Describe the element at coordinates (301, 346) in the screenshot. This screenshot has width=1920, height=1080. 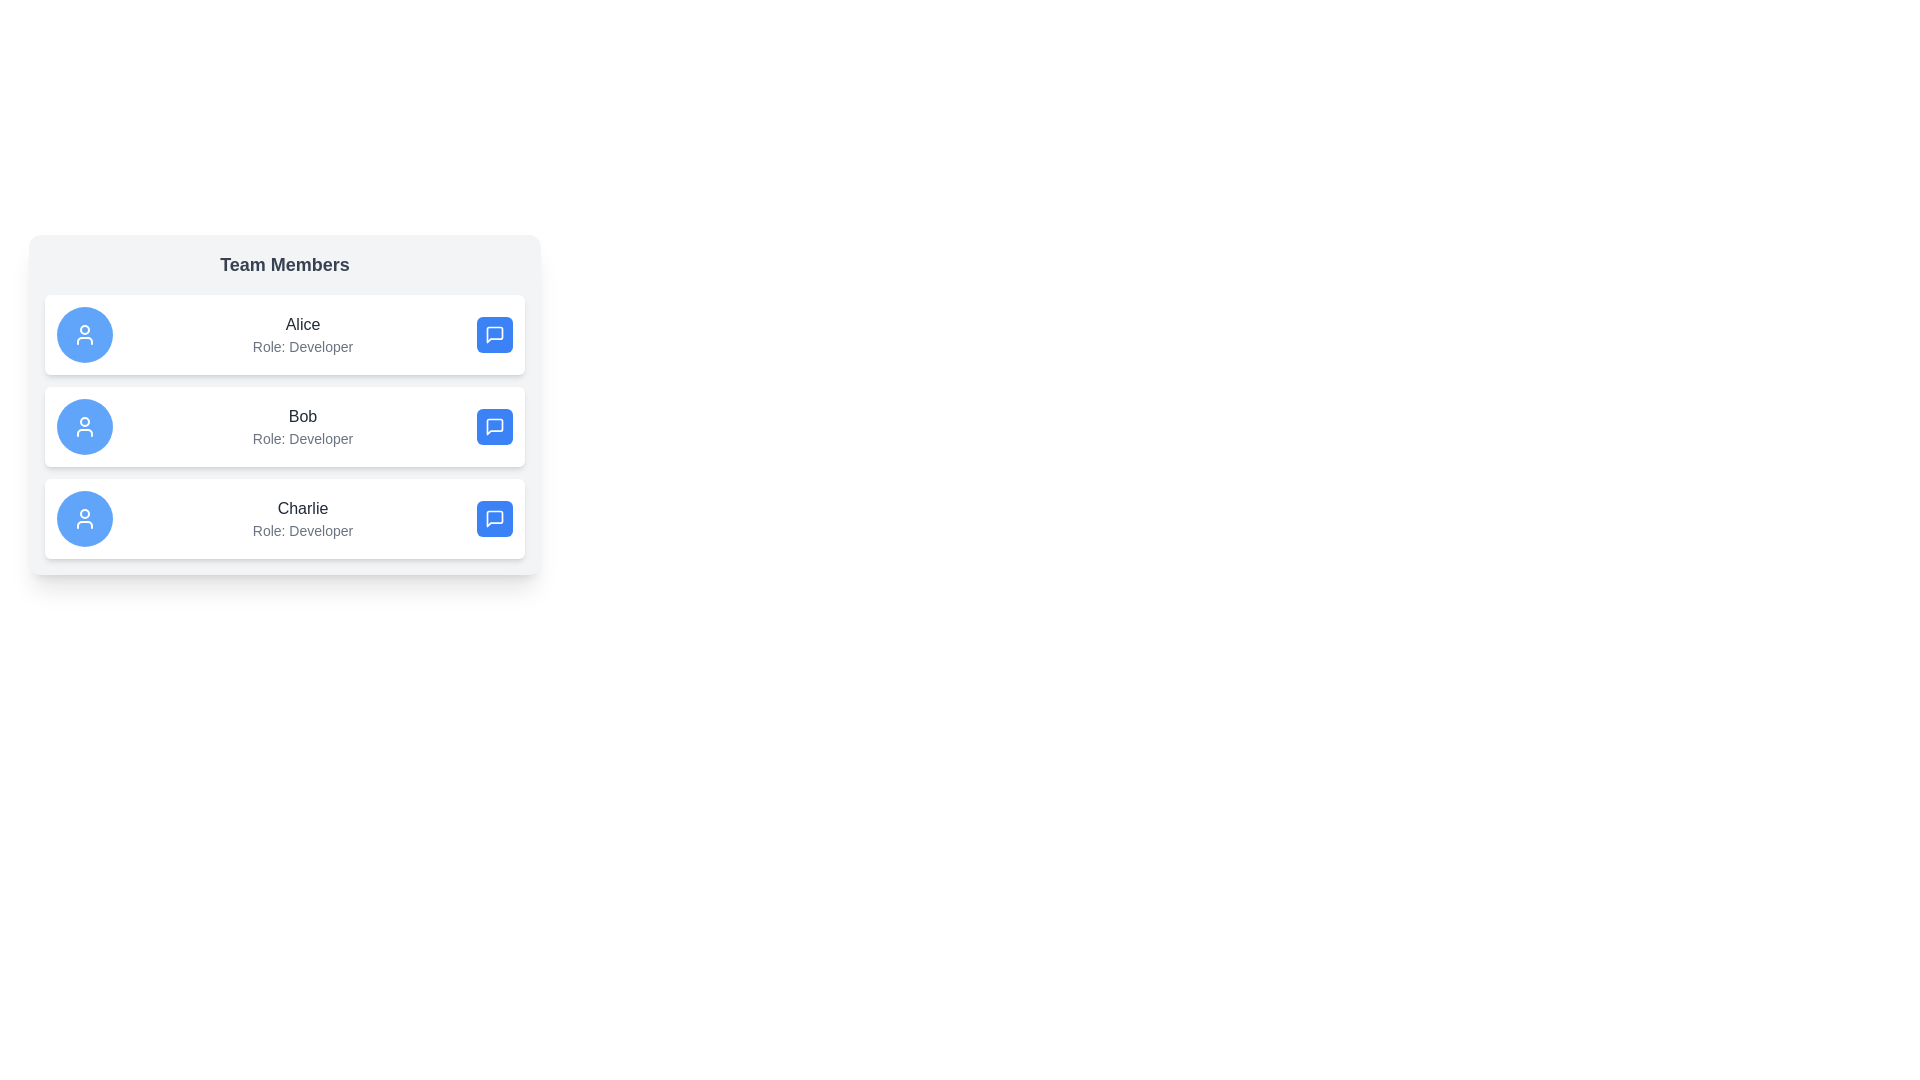
I see `the text label displaying 'Role: Developer' which is styled in gray color and positioned directly below the name 'Alice'` at that location.